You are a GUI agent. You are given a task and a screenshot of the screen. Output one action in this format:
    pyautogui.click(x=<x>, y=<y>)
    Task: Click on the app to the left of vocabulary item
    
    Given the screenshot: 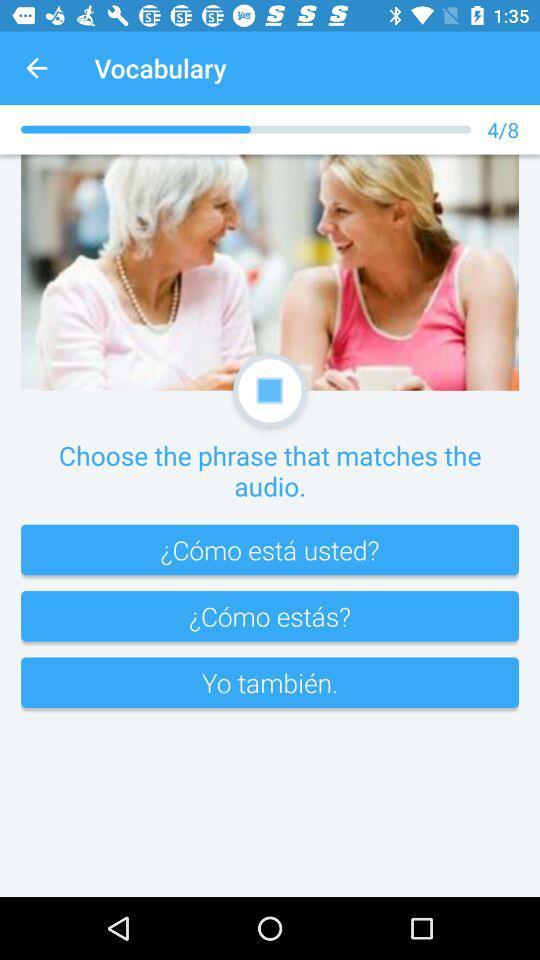 What is the action you would take?
    pyautogui.click(x=36, y=68)
    